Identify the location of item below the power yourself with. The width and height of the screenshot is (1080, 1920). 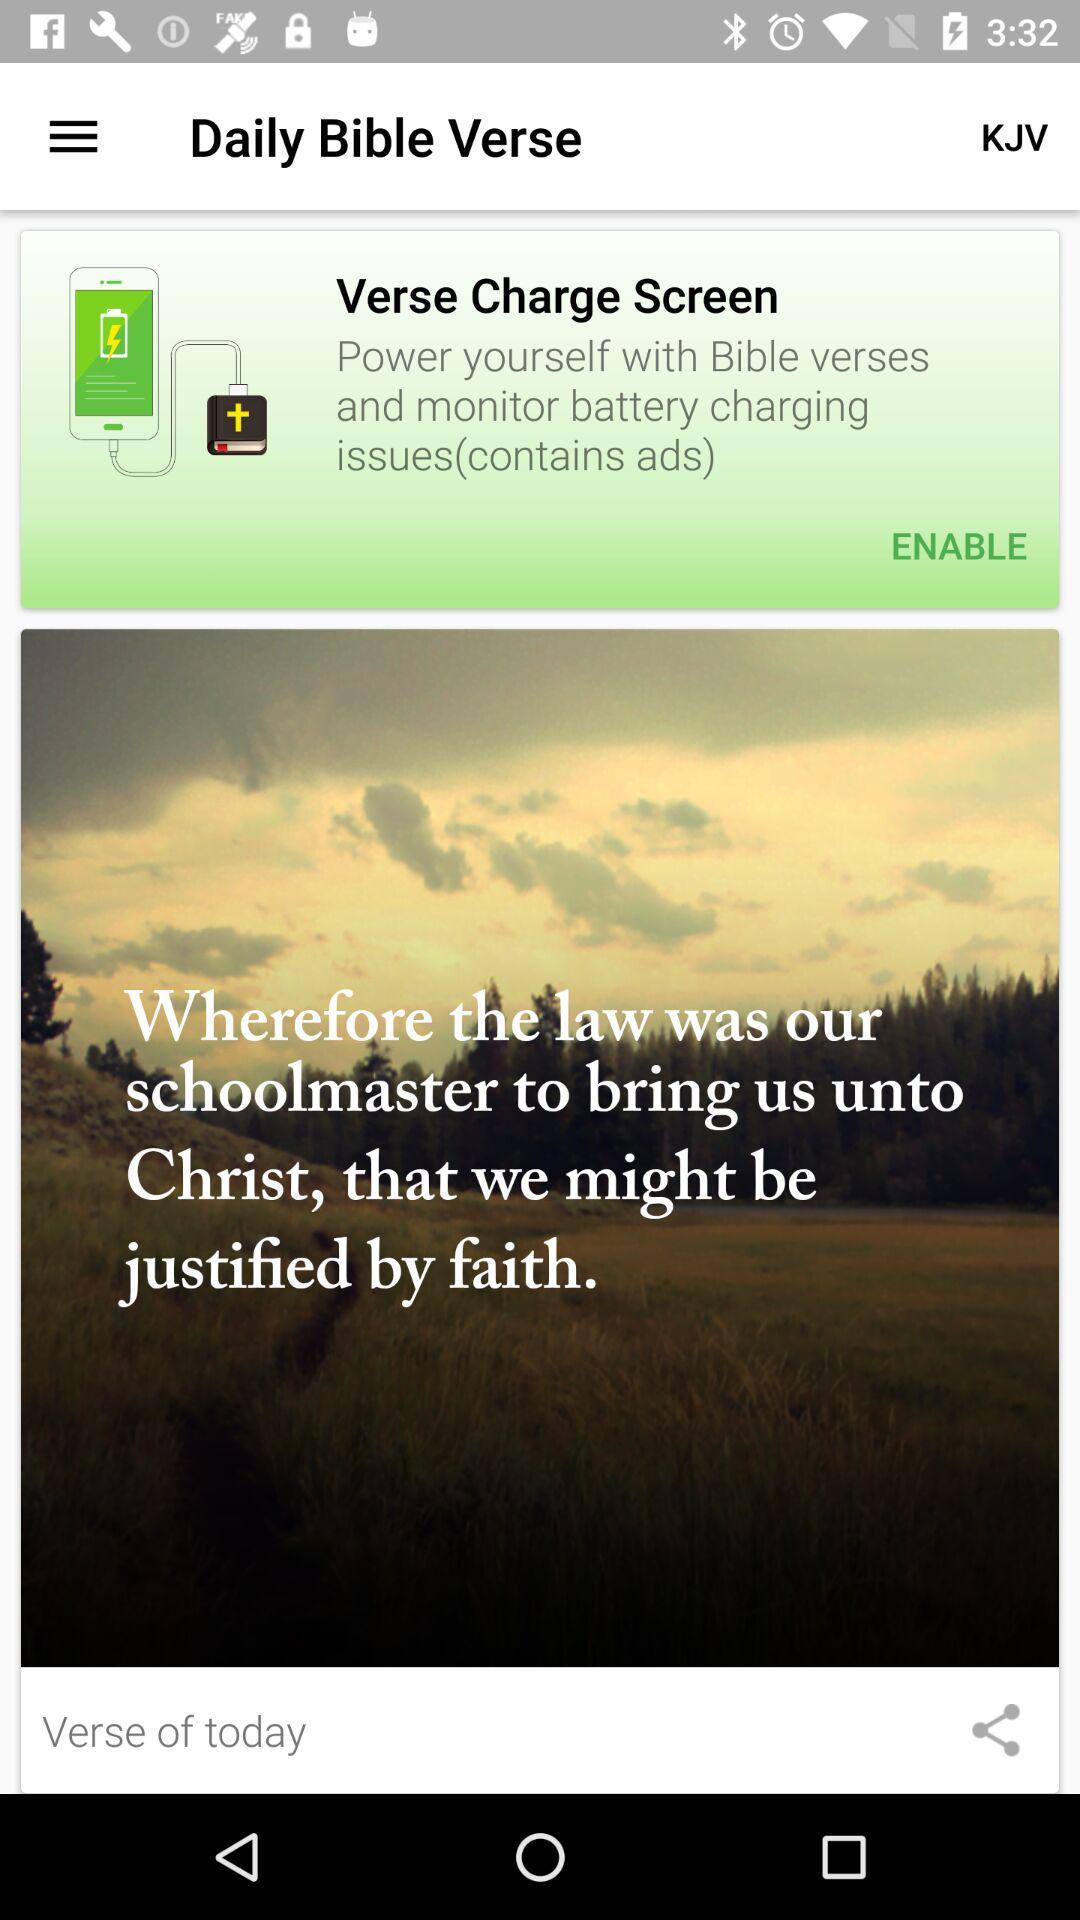
(540, 545).